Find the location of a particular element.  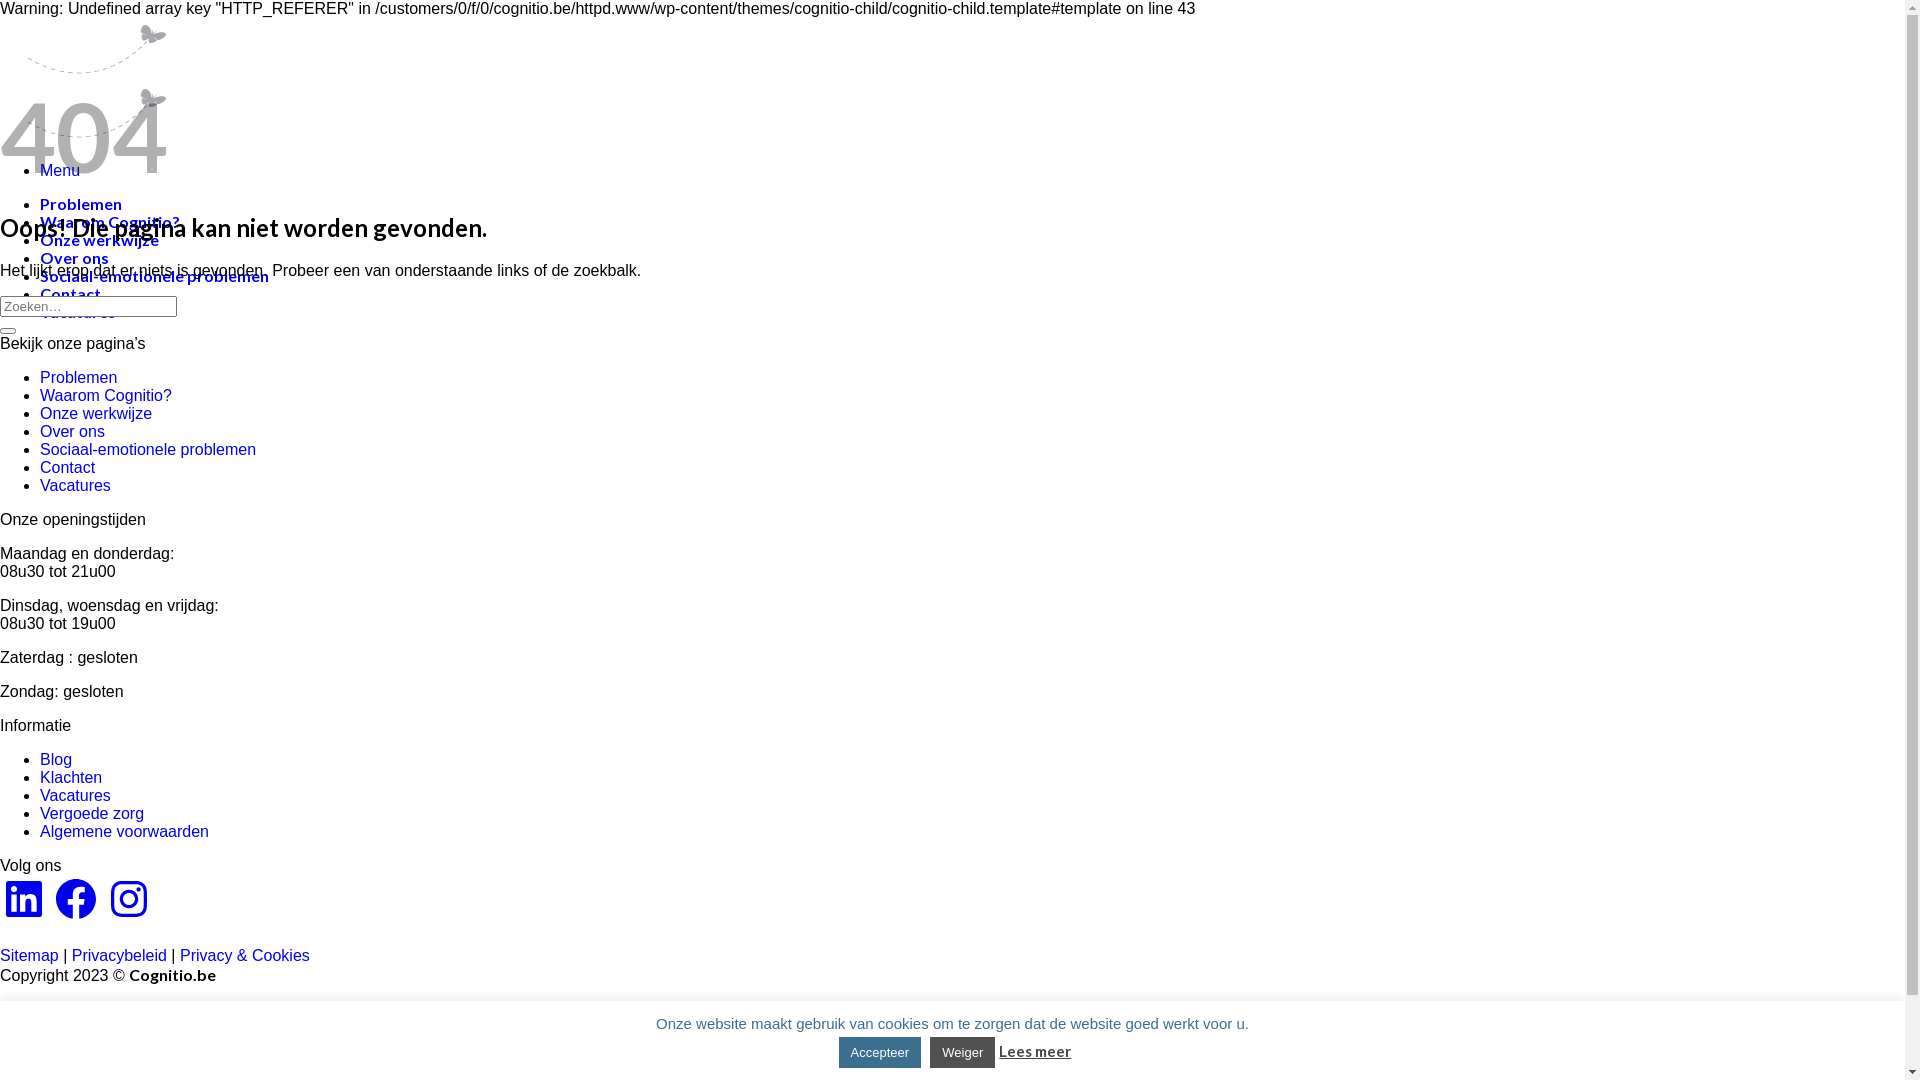

'Over ons' is located at coordinates (72, 430).